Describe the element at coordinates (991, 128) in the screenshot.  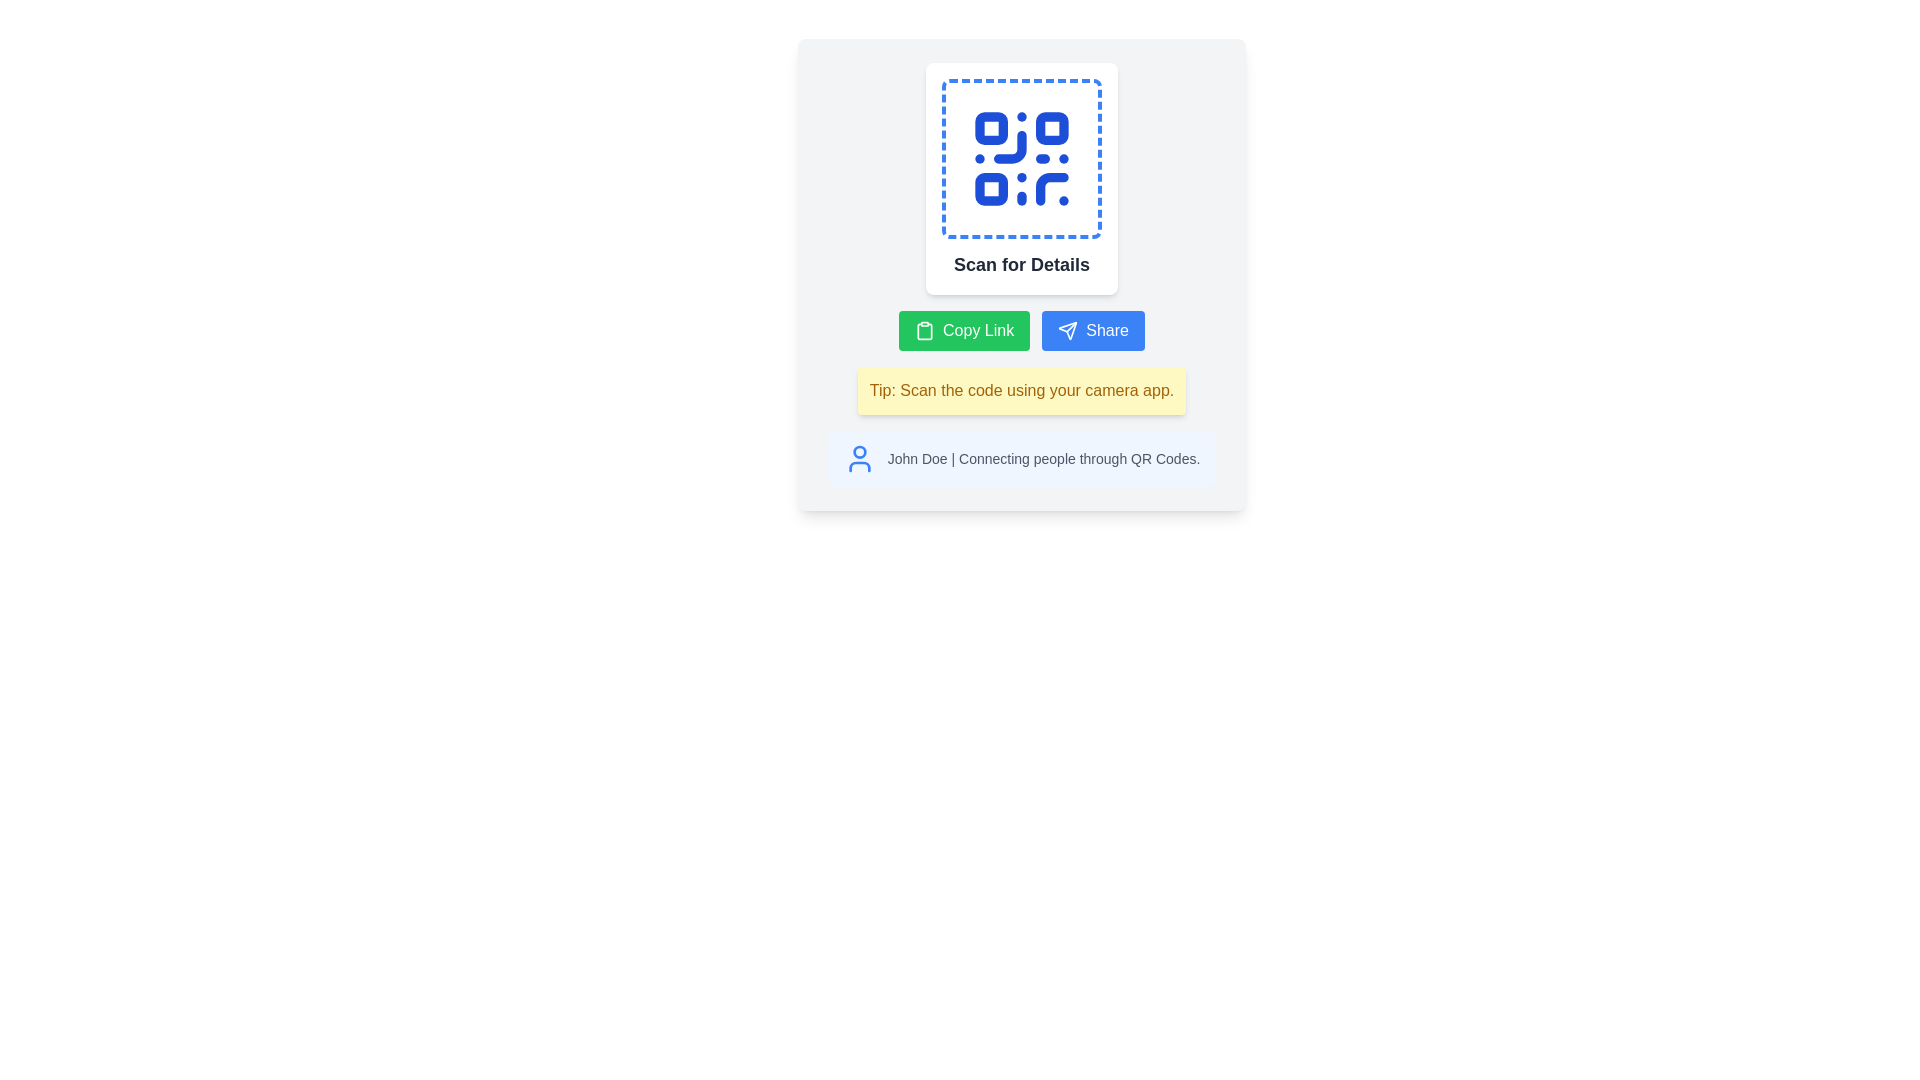
I see `the small, square-shaped component located at the top-left corner of the QR code graphic, which has rounded corners and is part of a larger structure with three similar squares` at that location.